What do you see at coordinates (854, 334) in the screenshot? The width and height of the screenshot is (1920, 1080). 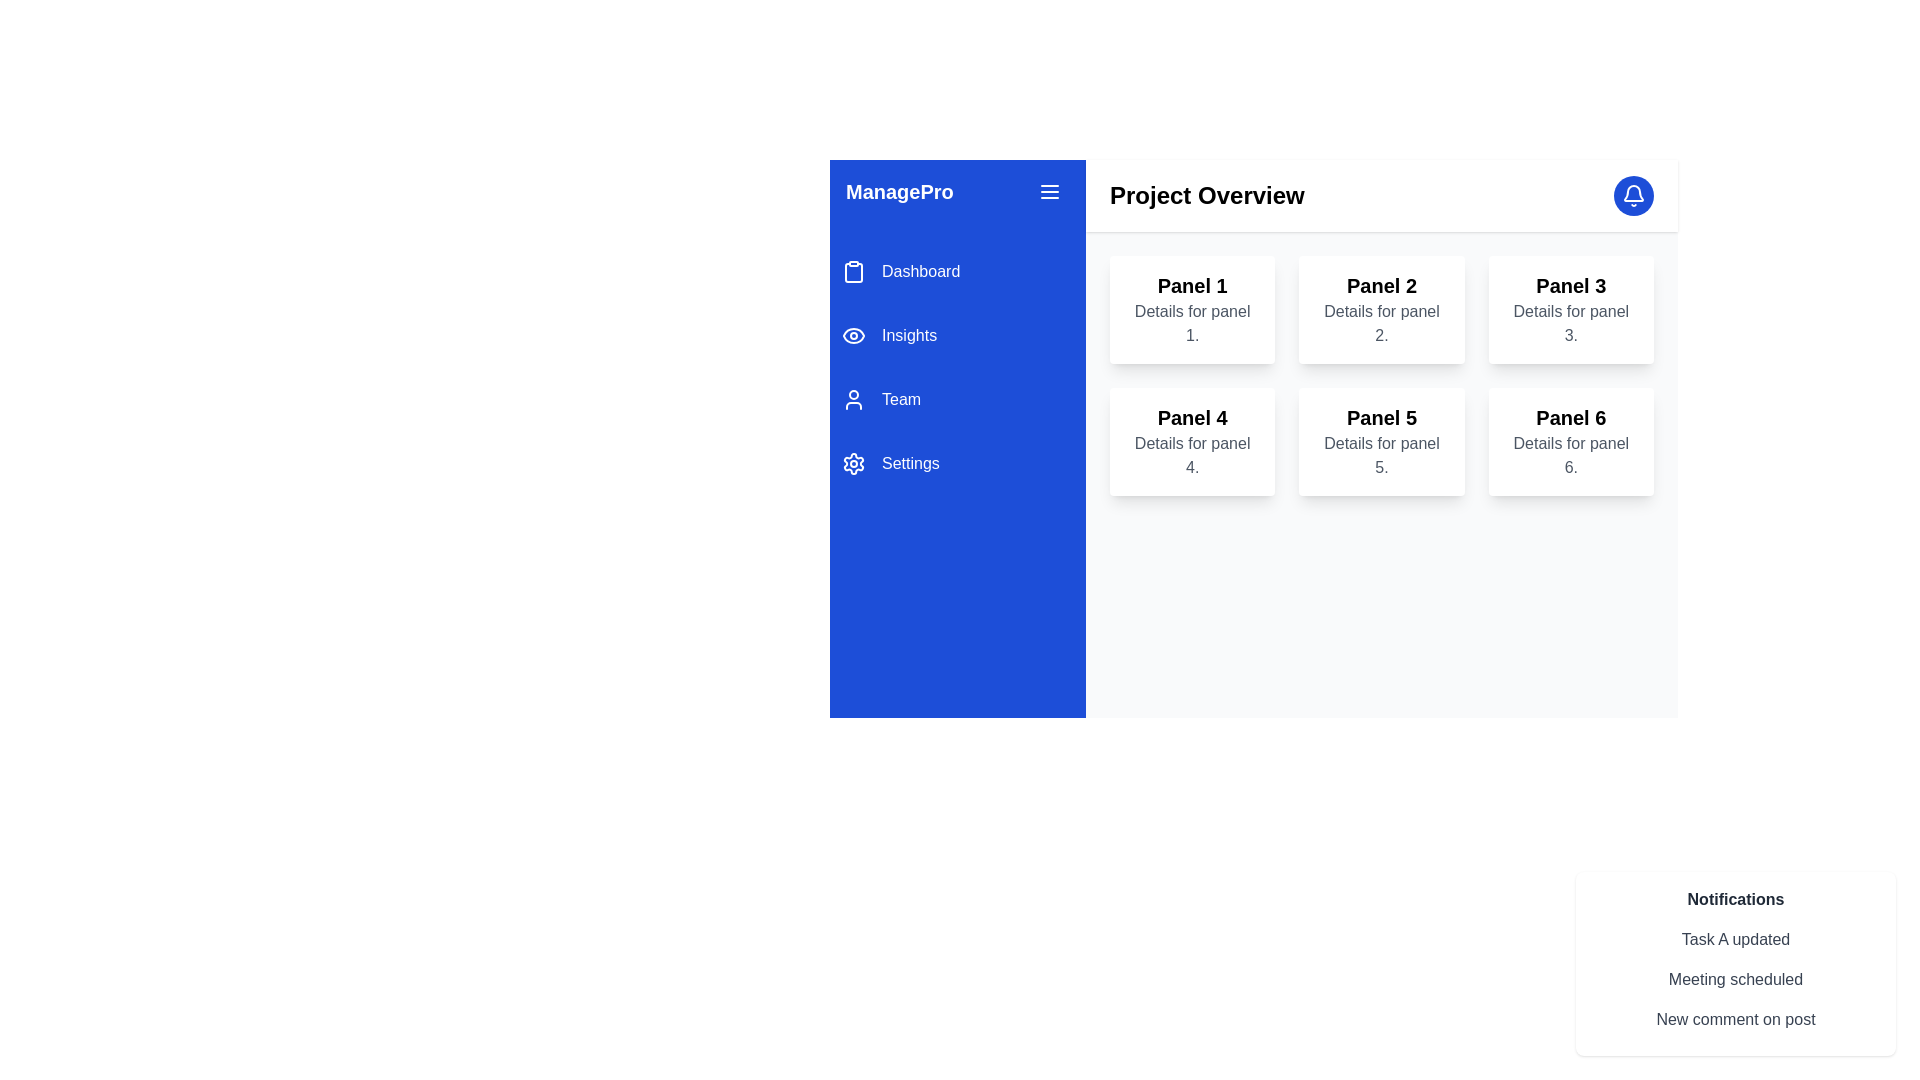 I see `the 'Insights' icon located in the left-hand sidebar menu of the application, positioned to the left of the text 'Insights' and roughly in the middle of the sidebar` at bounding box center [854, 334].